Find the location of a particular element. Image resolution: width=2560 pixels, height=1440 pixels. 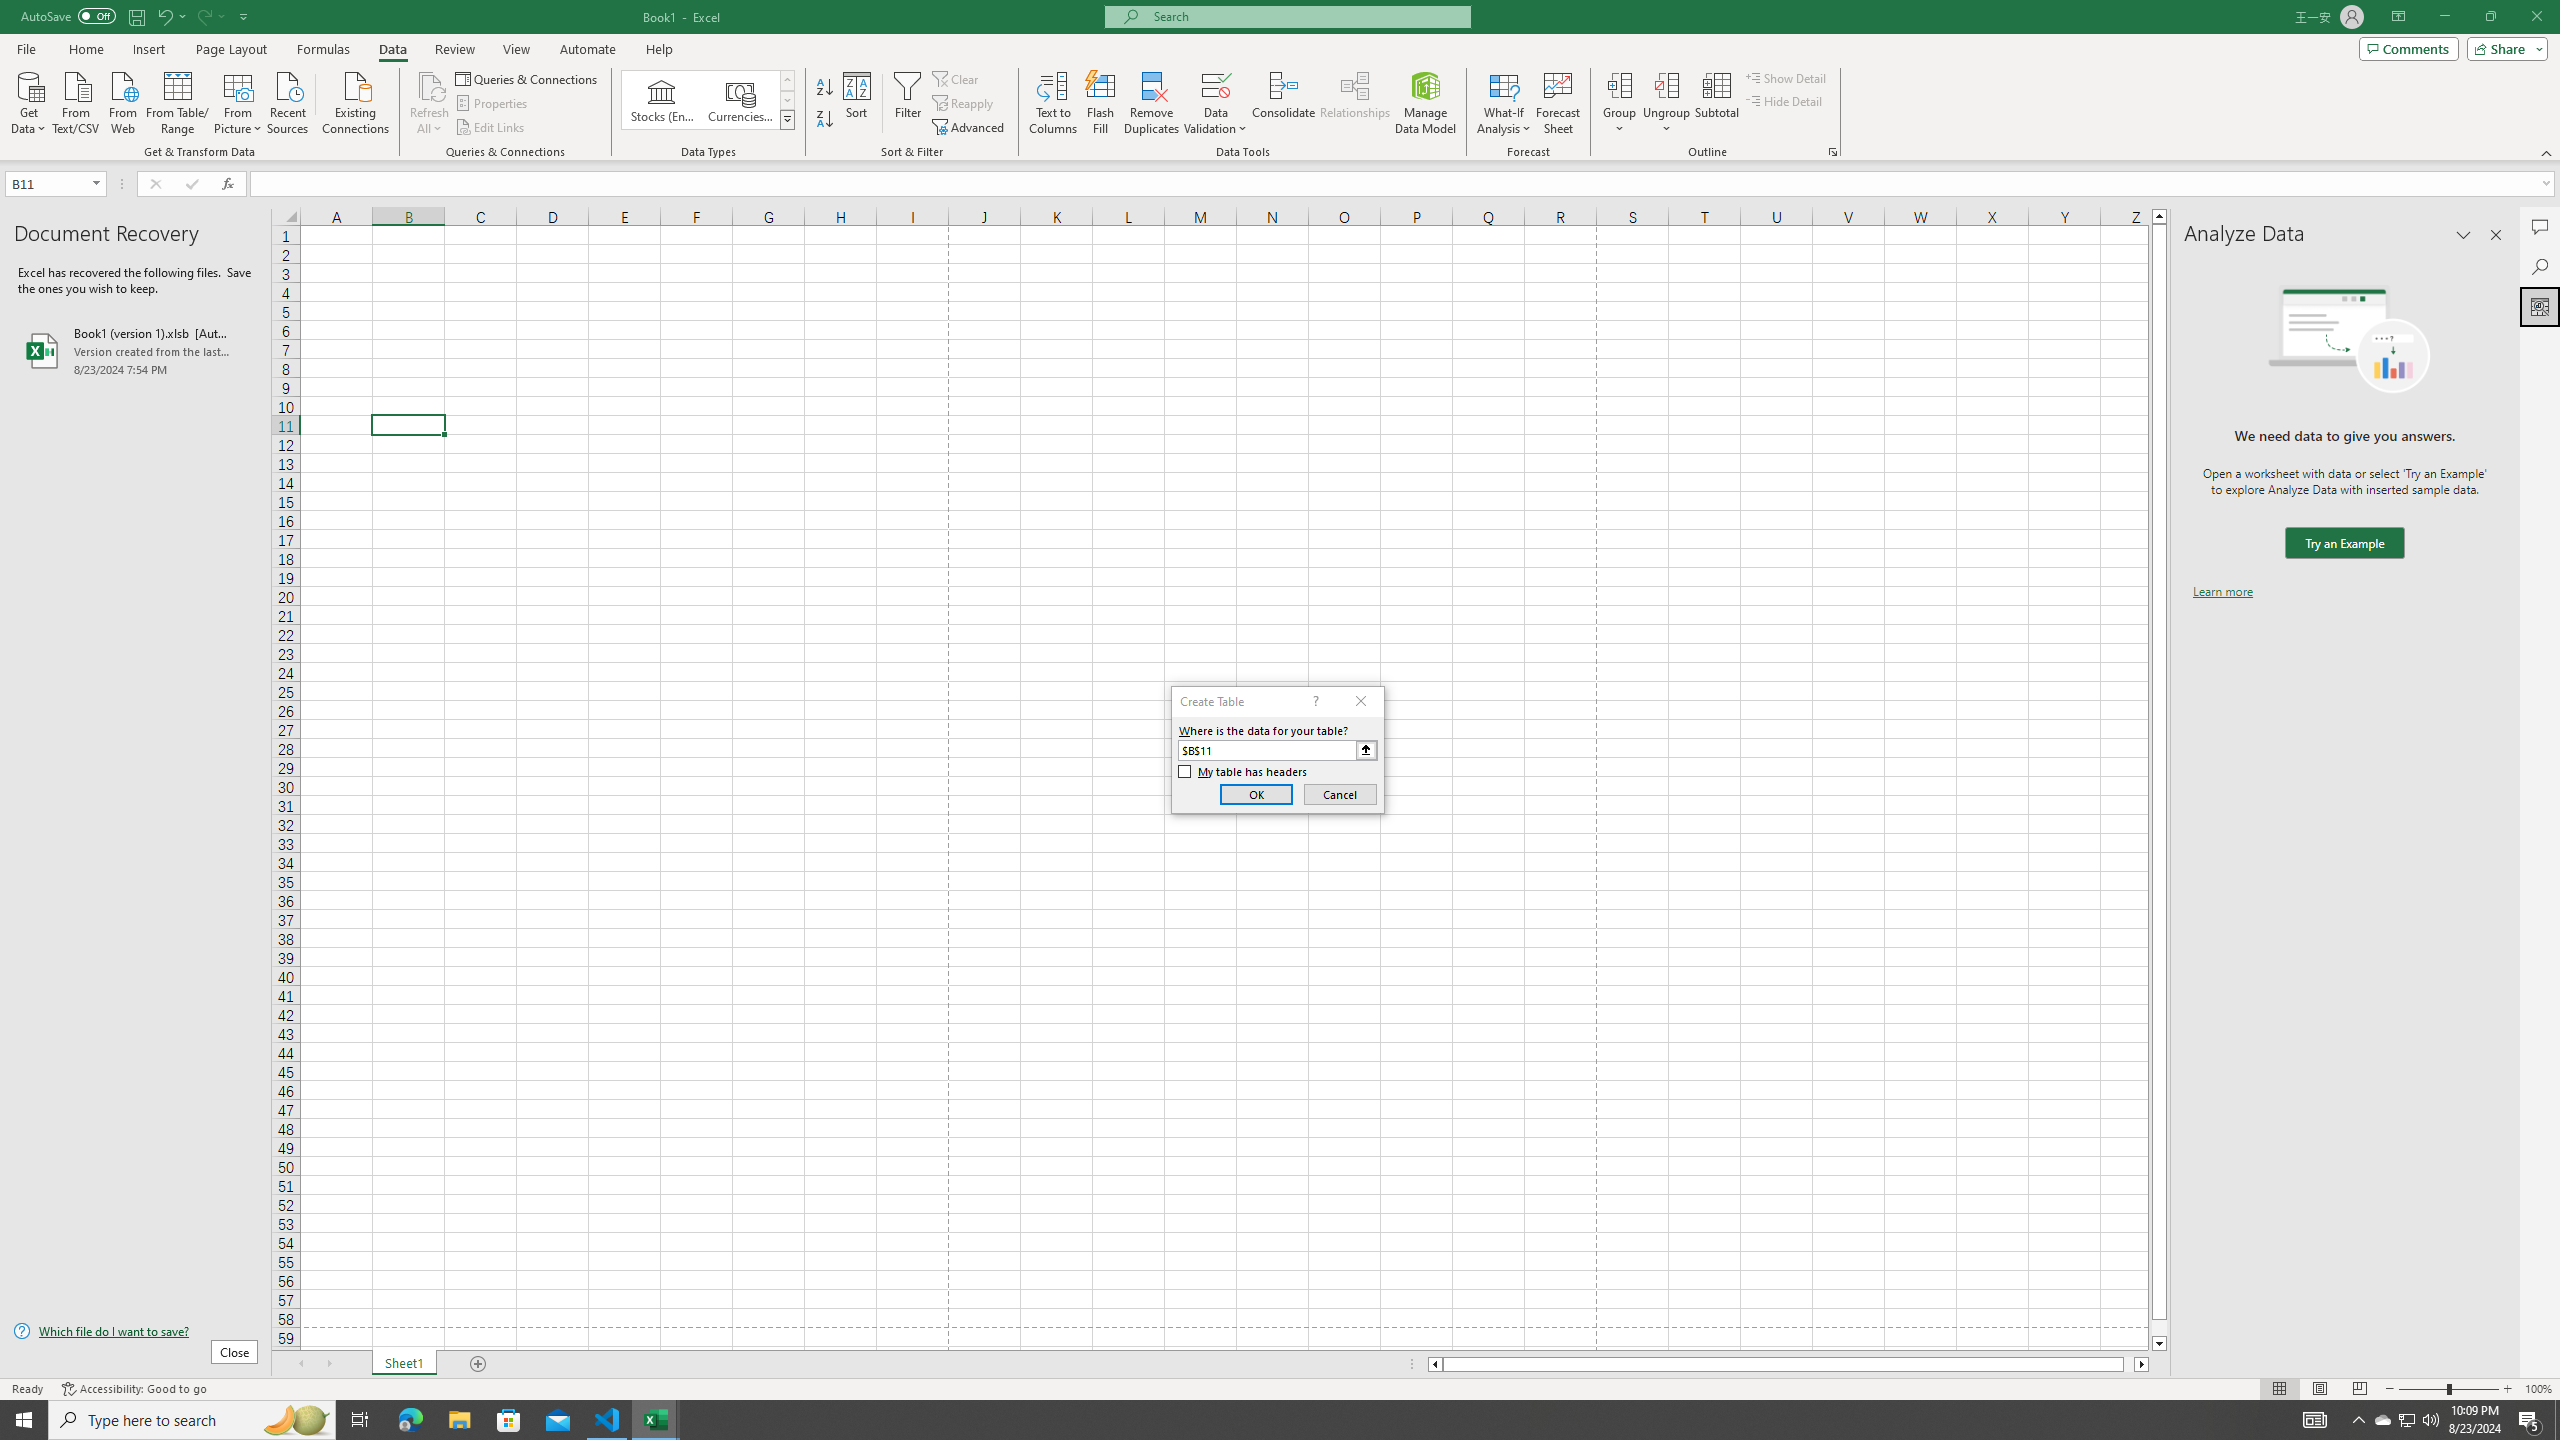

'Sheet1' is located at coordinates (403, 1363).